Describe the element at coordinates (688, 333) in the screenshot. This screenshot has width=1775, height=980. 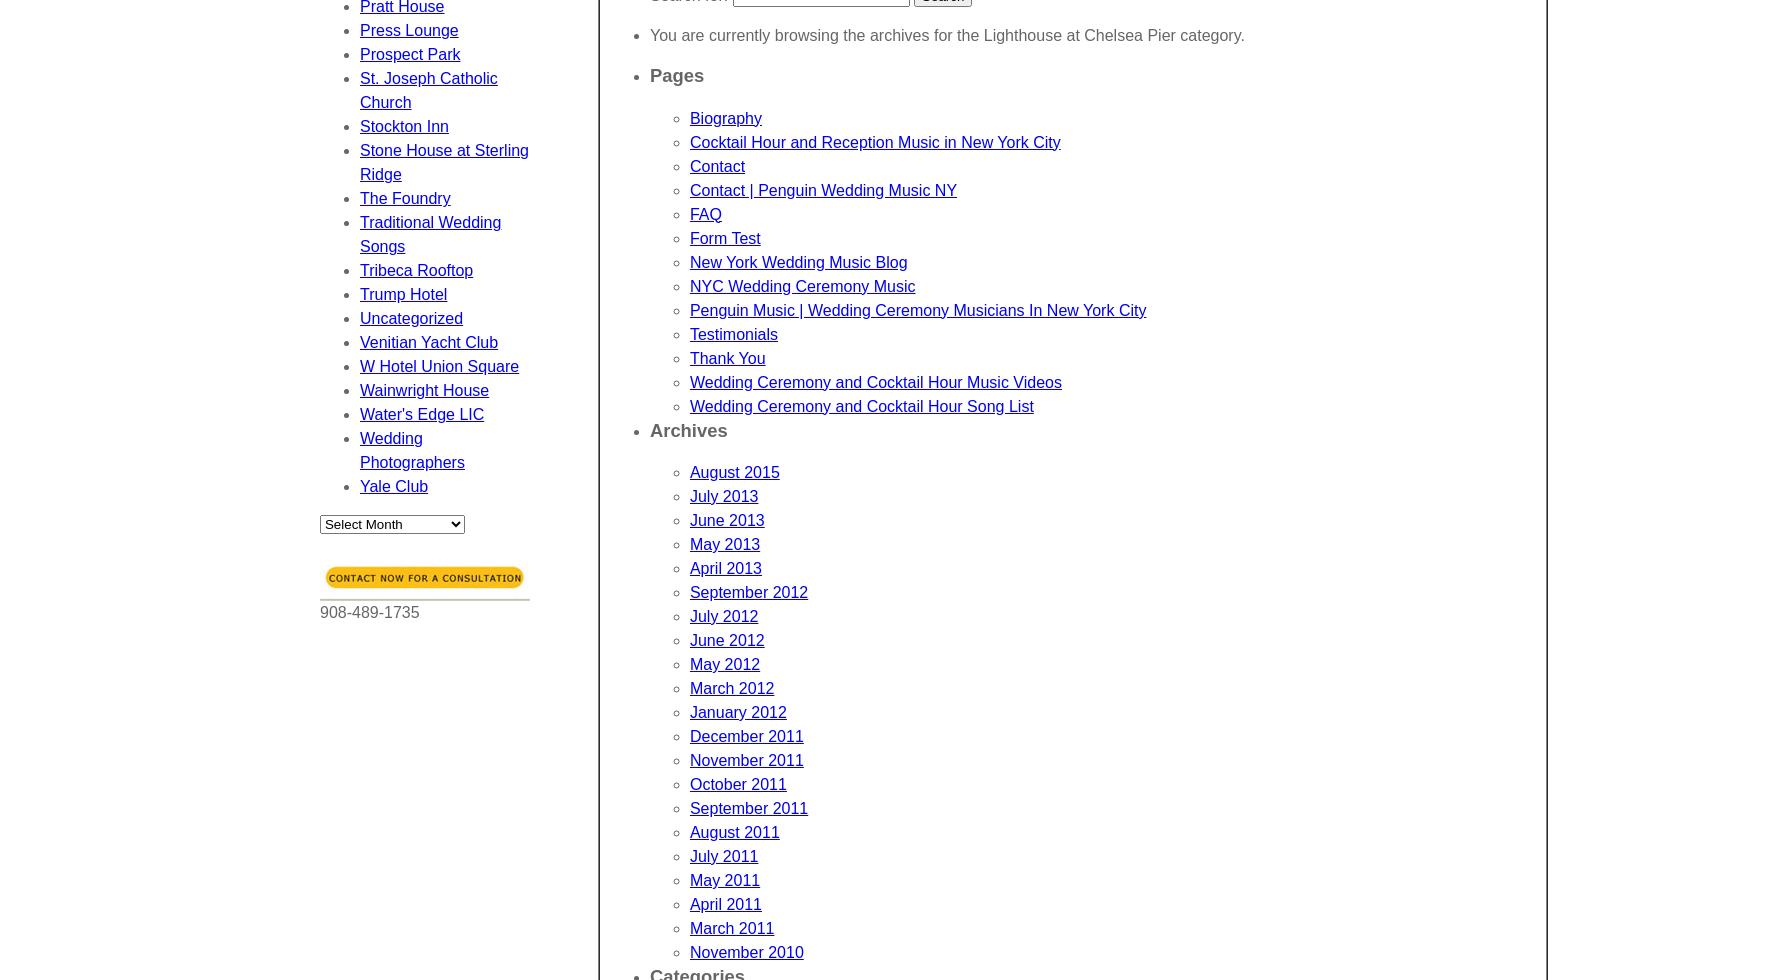
I see `'Testimonials'` at that location.